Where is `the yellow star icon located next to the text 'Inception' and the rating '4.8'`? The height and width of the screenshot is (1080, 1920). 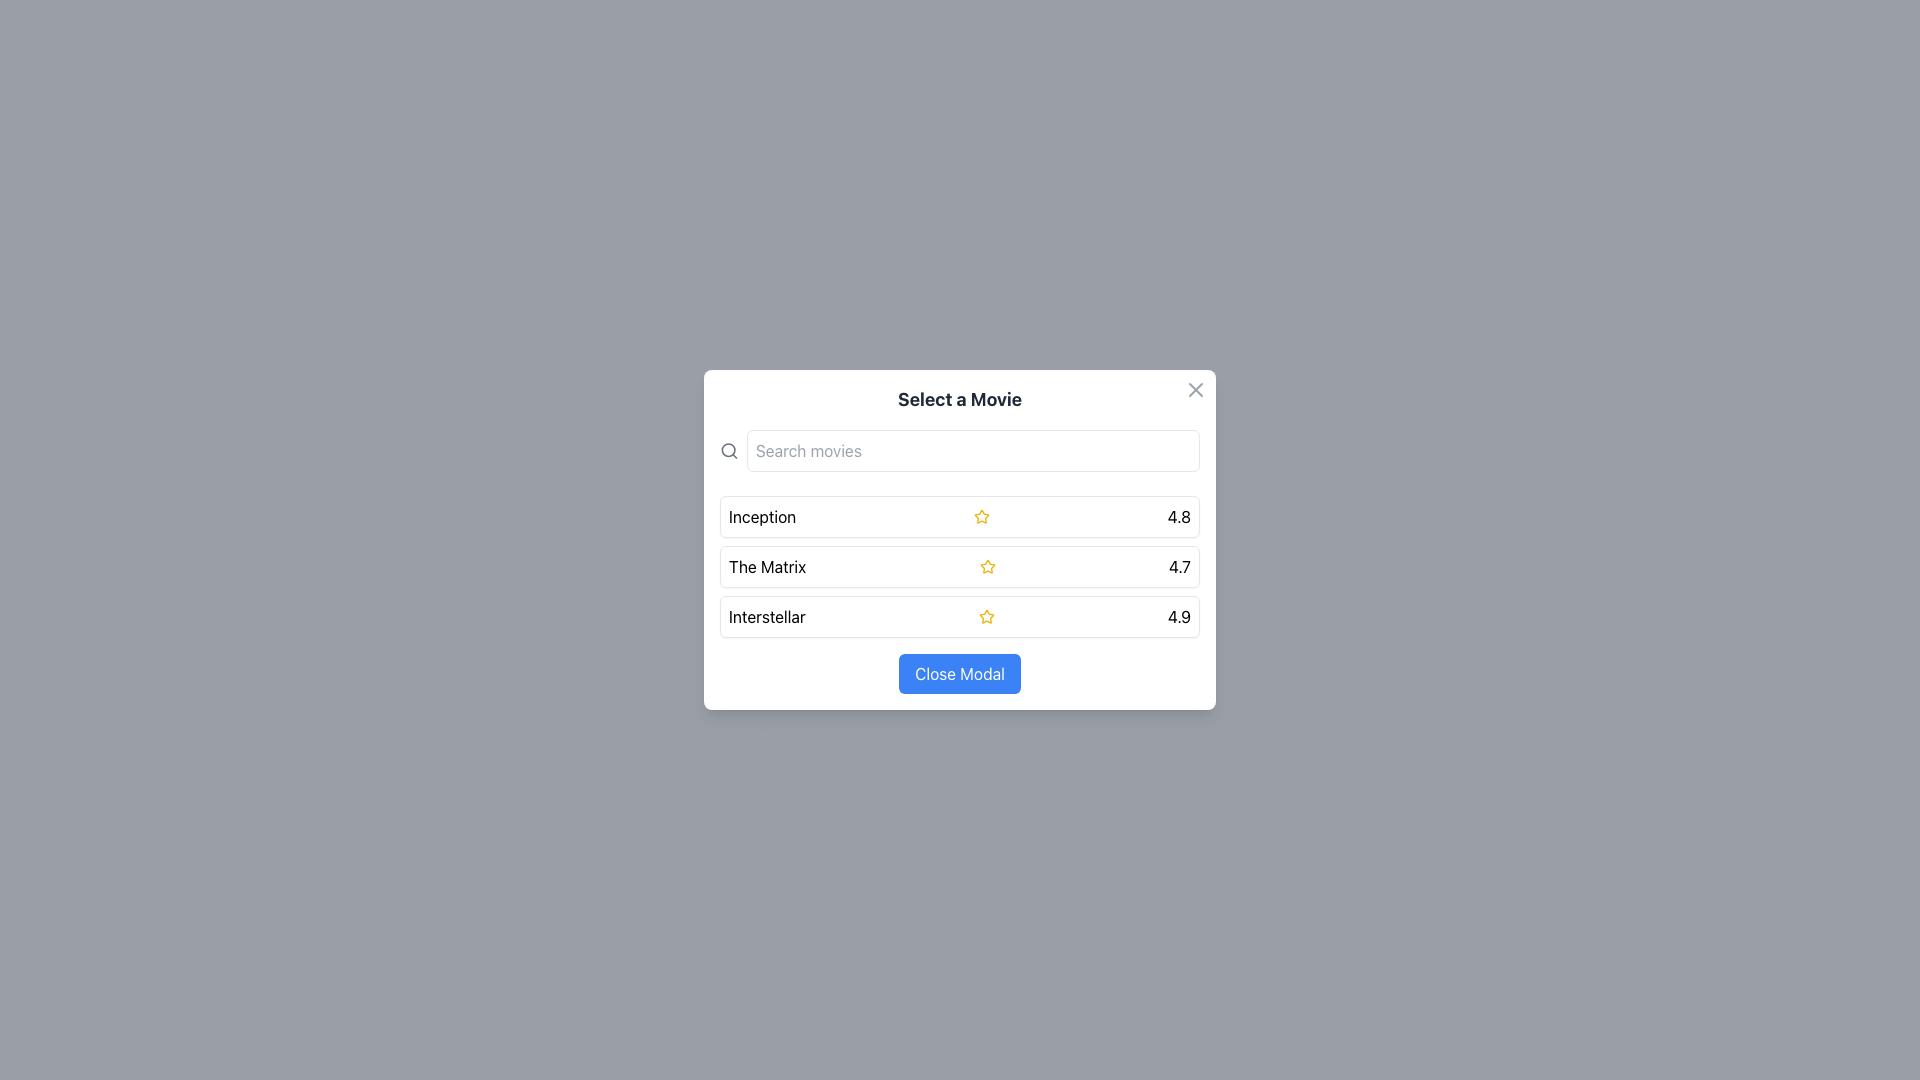 the yellow star icon located next to the text 'Inception' and the rating '4.8' is located at coordinates (981, 515).